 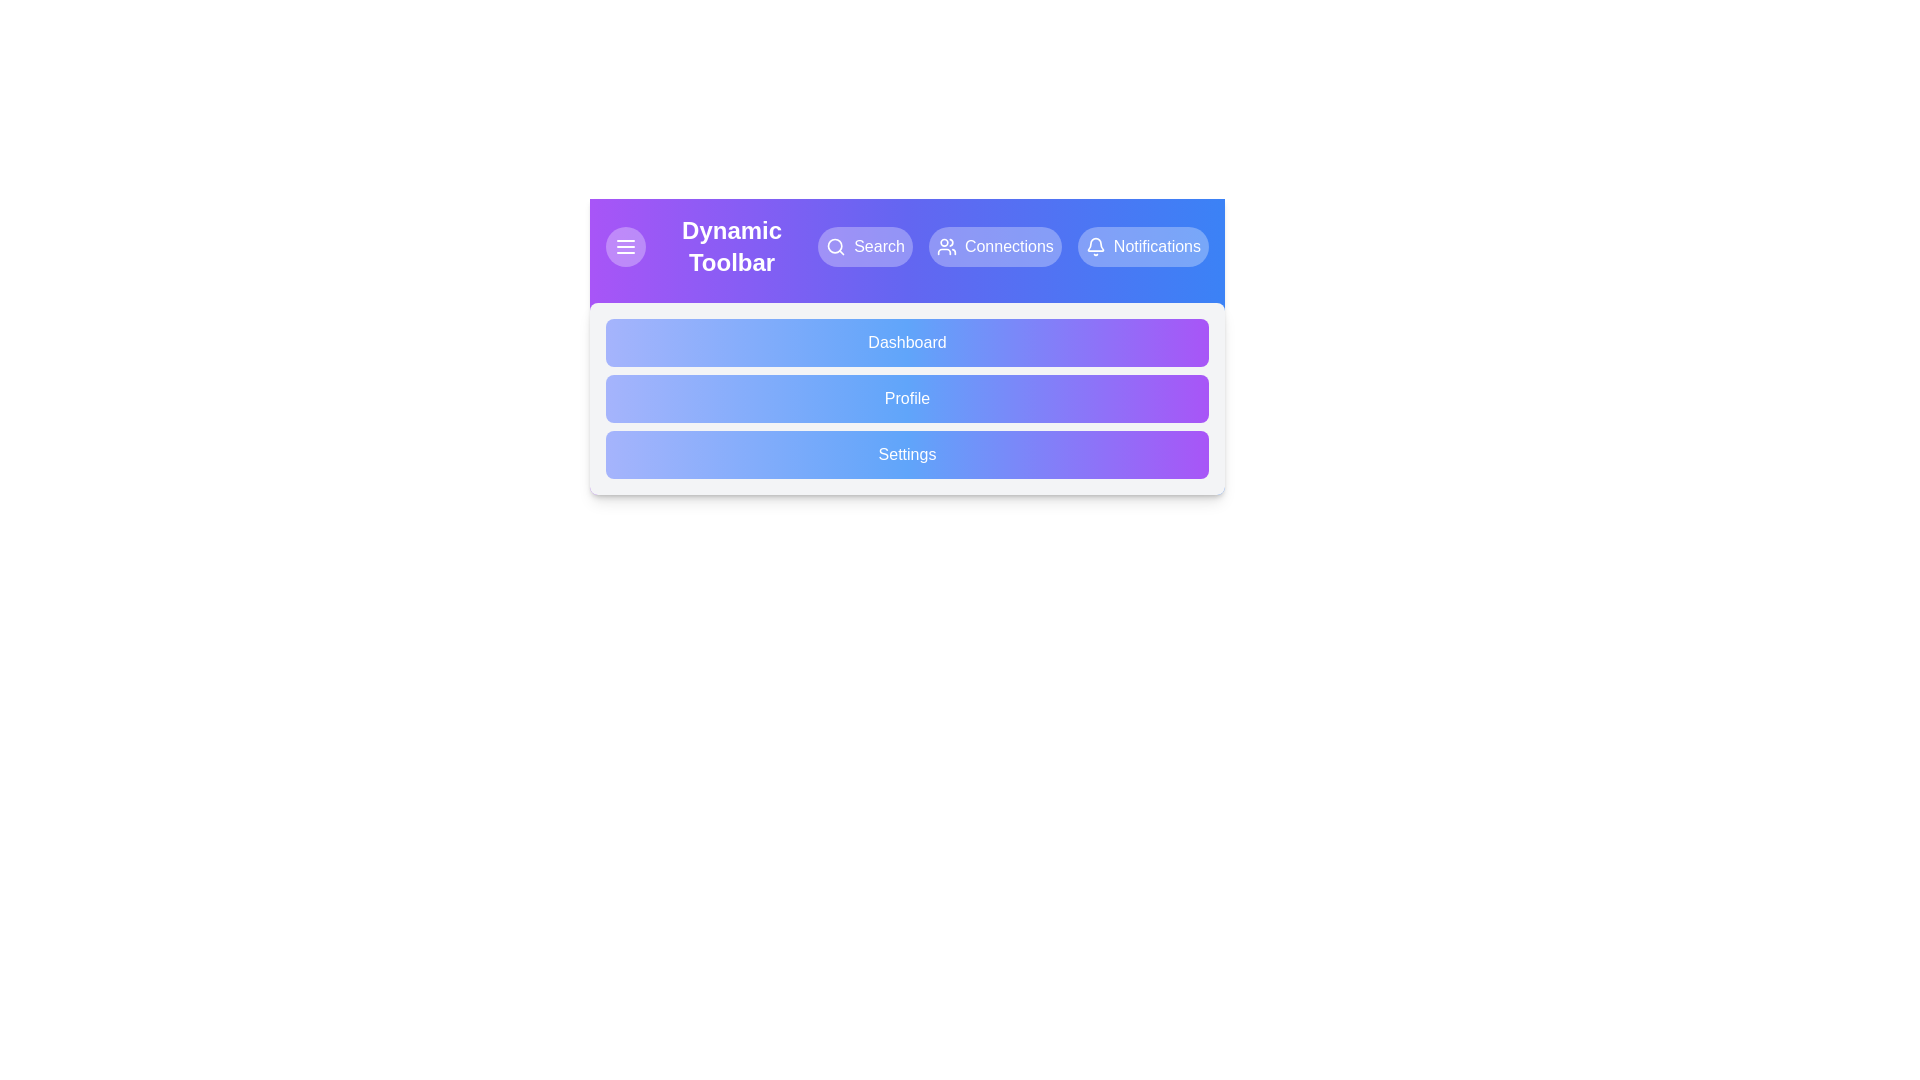 I want to click on the menu button to toggle the menu visibility, so click(x=624, y=245).